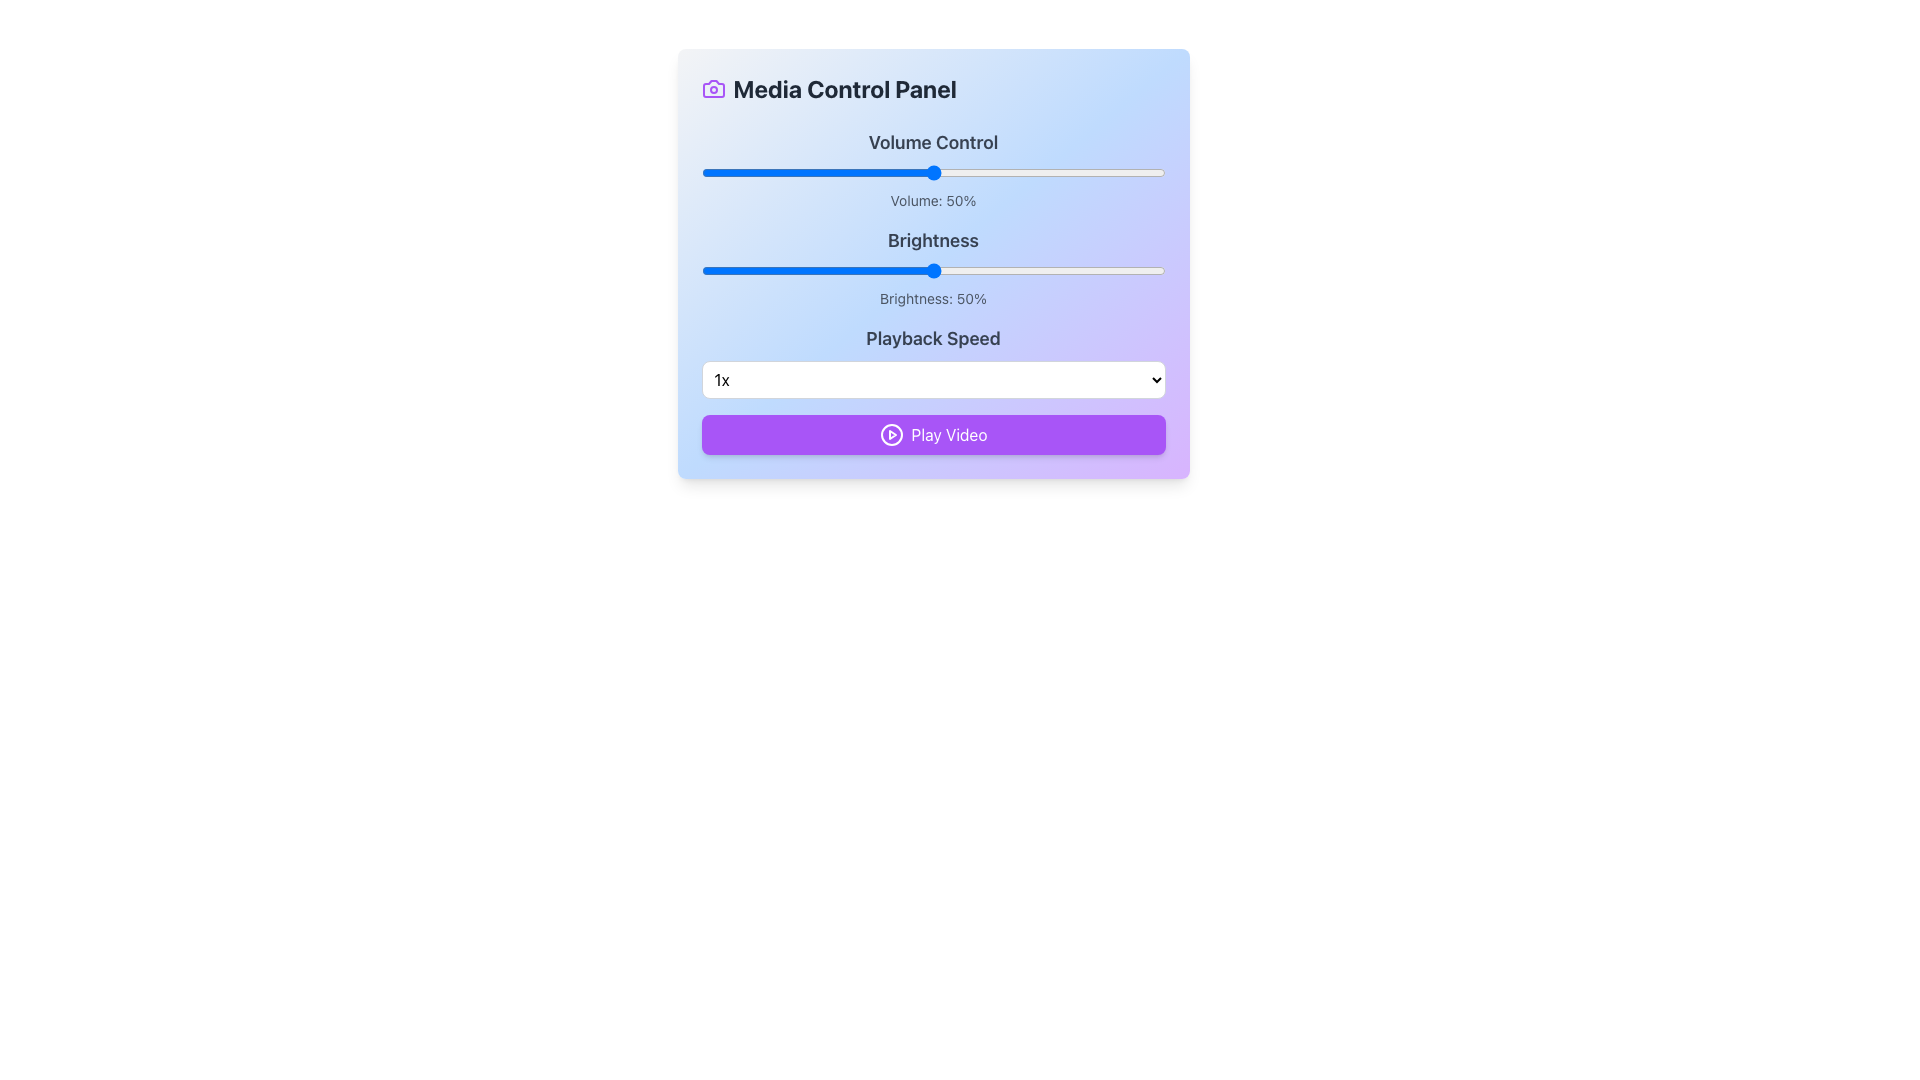  What do you see at coordinates (1113, 270) in the screenshot?
I see `the brightness level` at bounding box center [1113, 270].